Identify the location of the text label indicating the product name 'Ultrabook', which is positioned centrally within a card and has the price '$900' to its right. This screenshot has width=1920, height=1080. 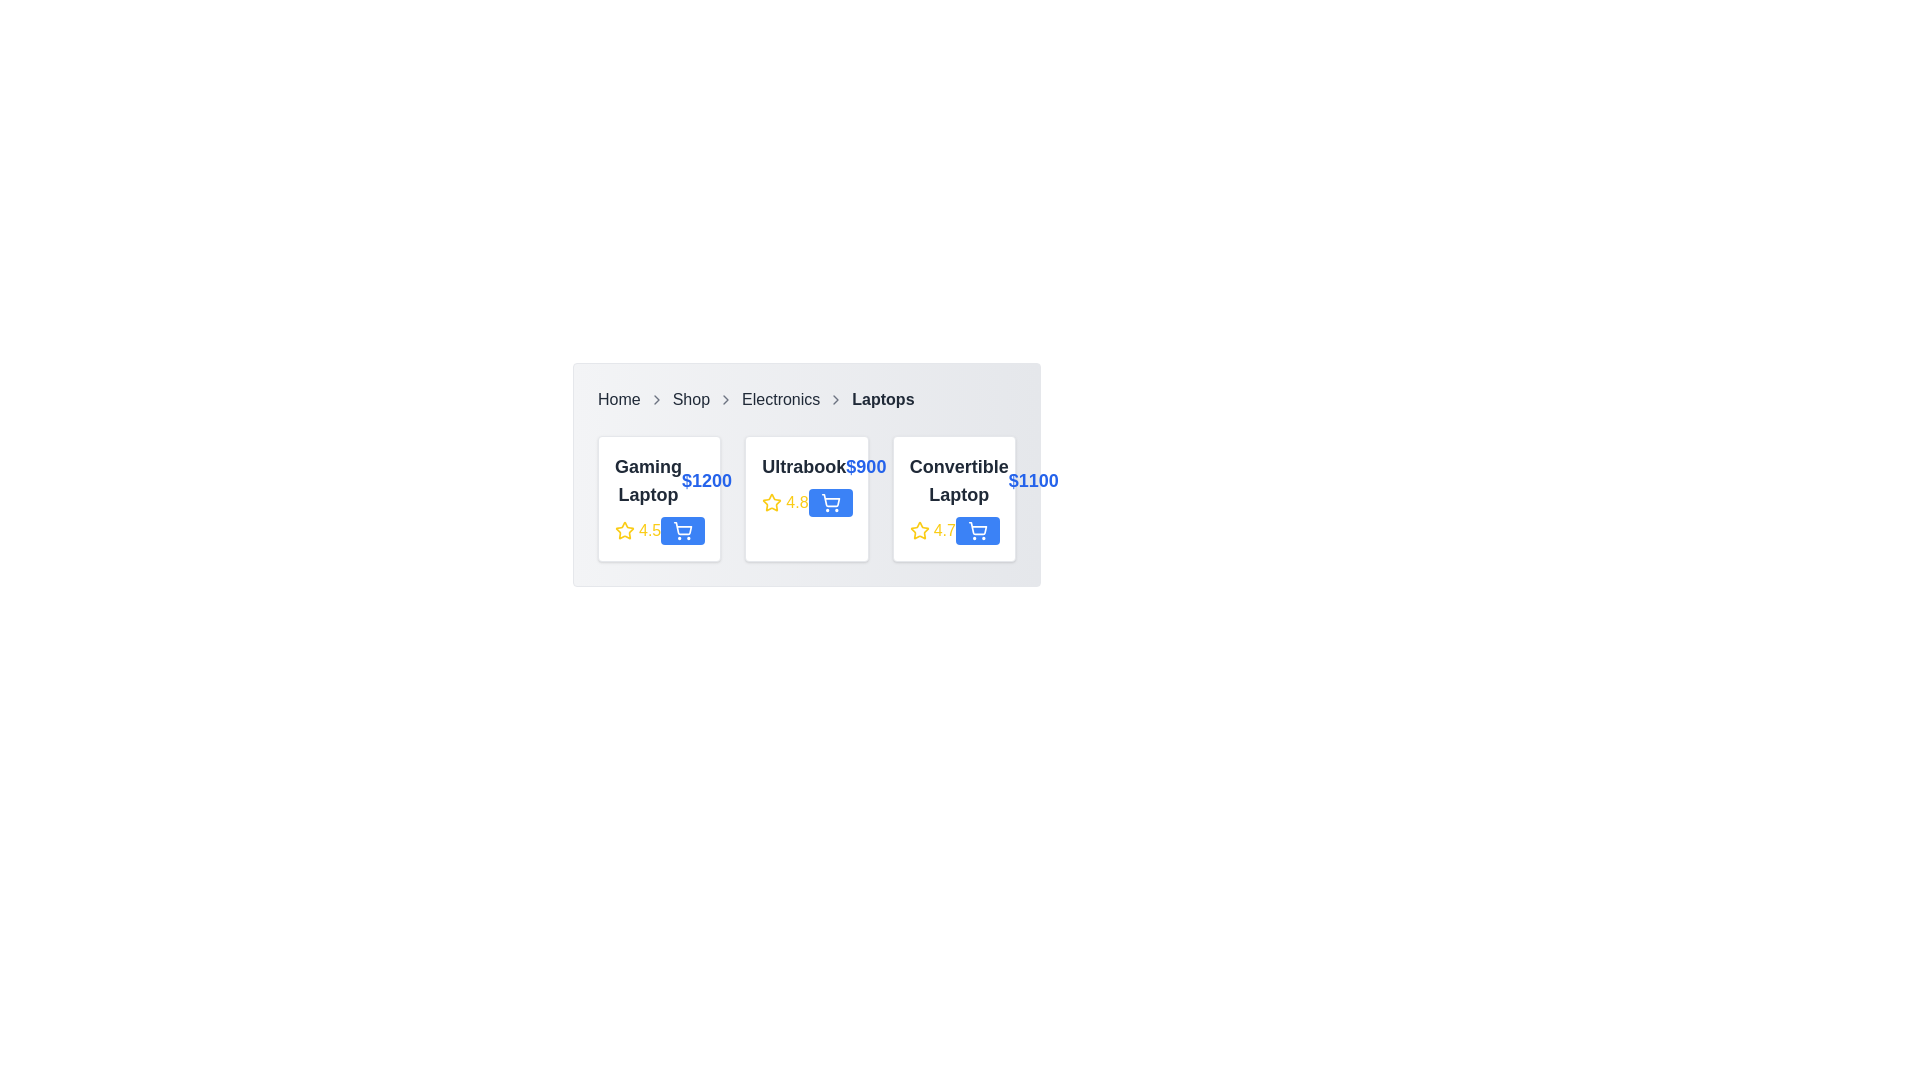
(804, 466).